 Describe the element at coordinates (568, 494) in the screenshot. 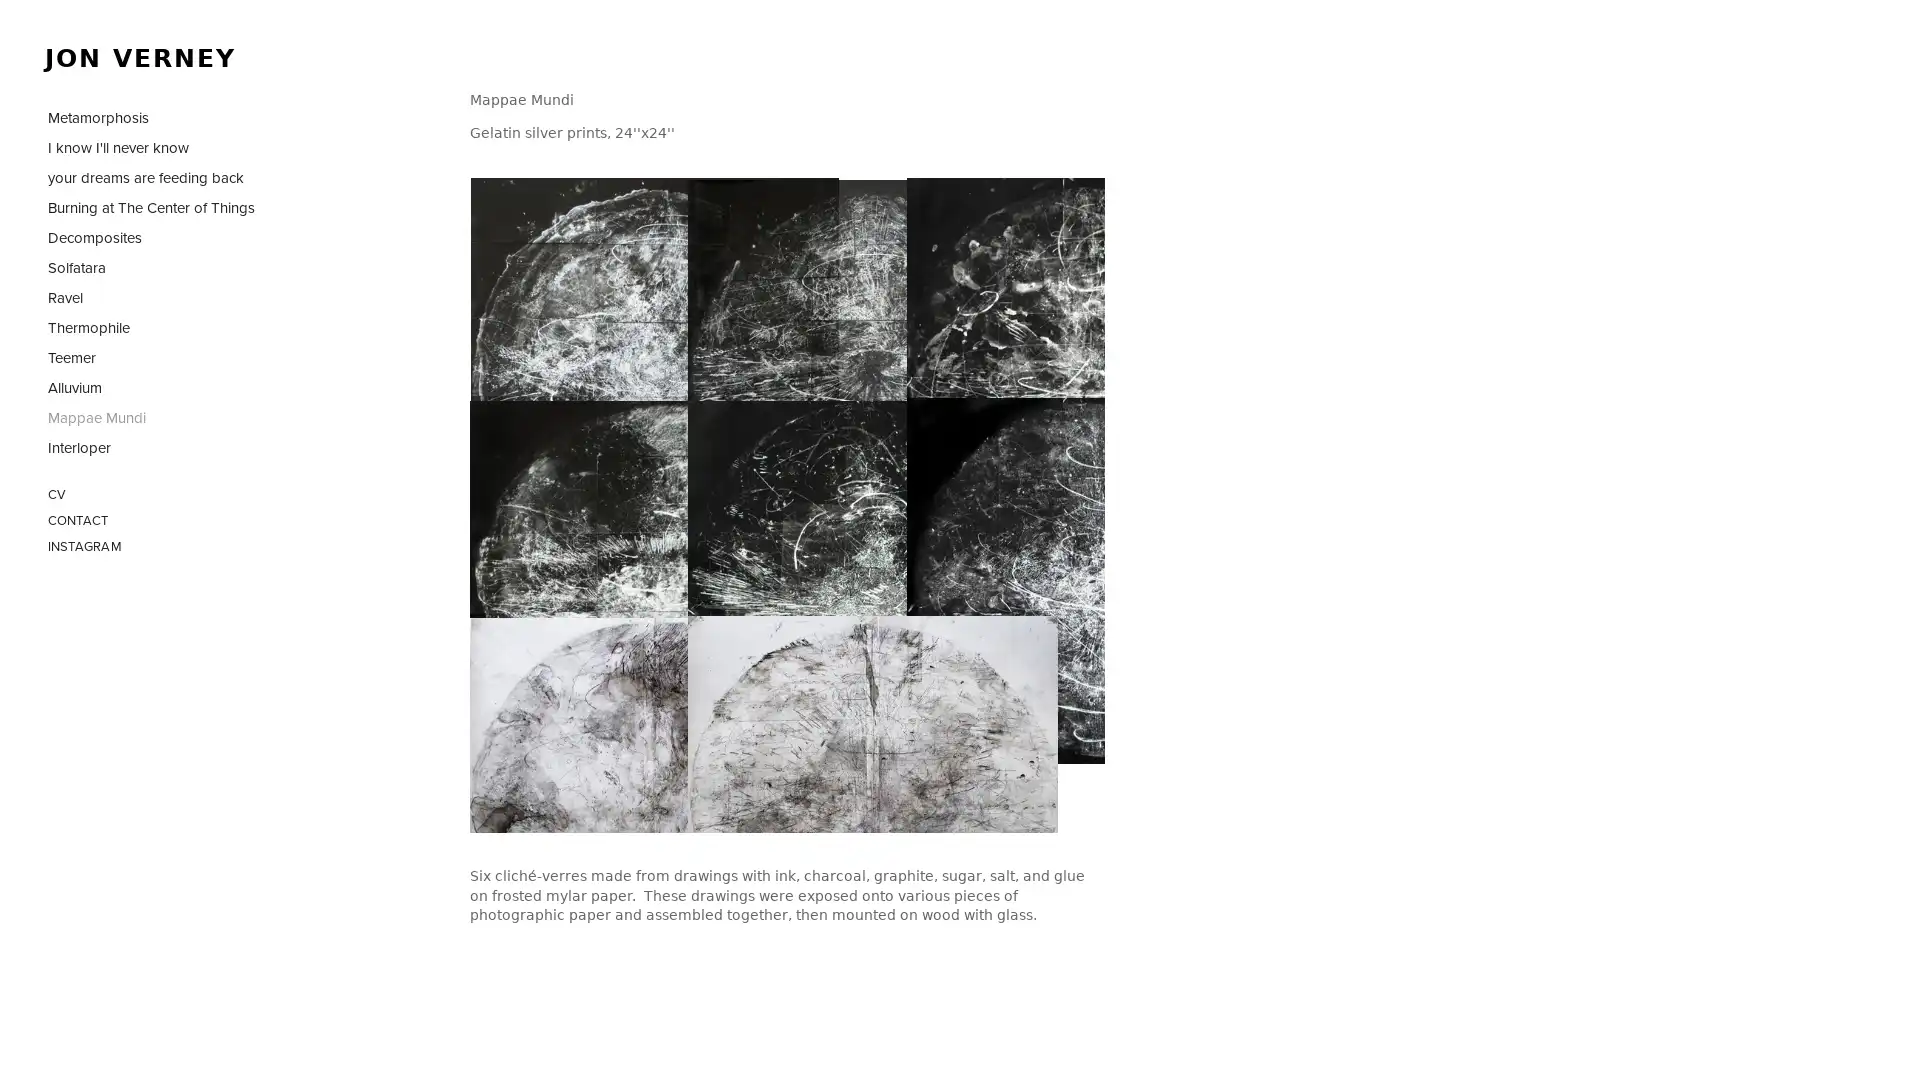

I see `View fullsize mundi4.jpg` at that location.